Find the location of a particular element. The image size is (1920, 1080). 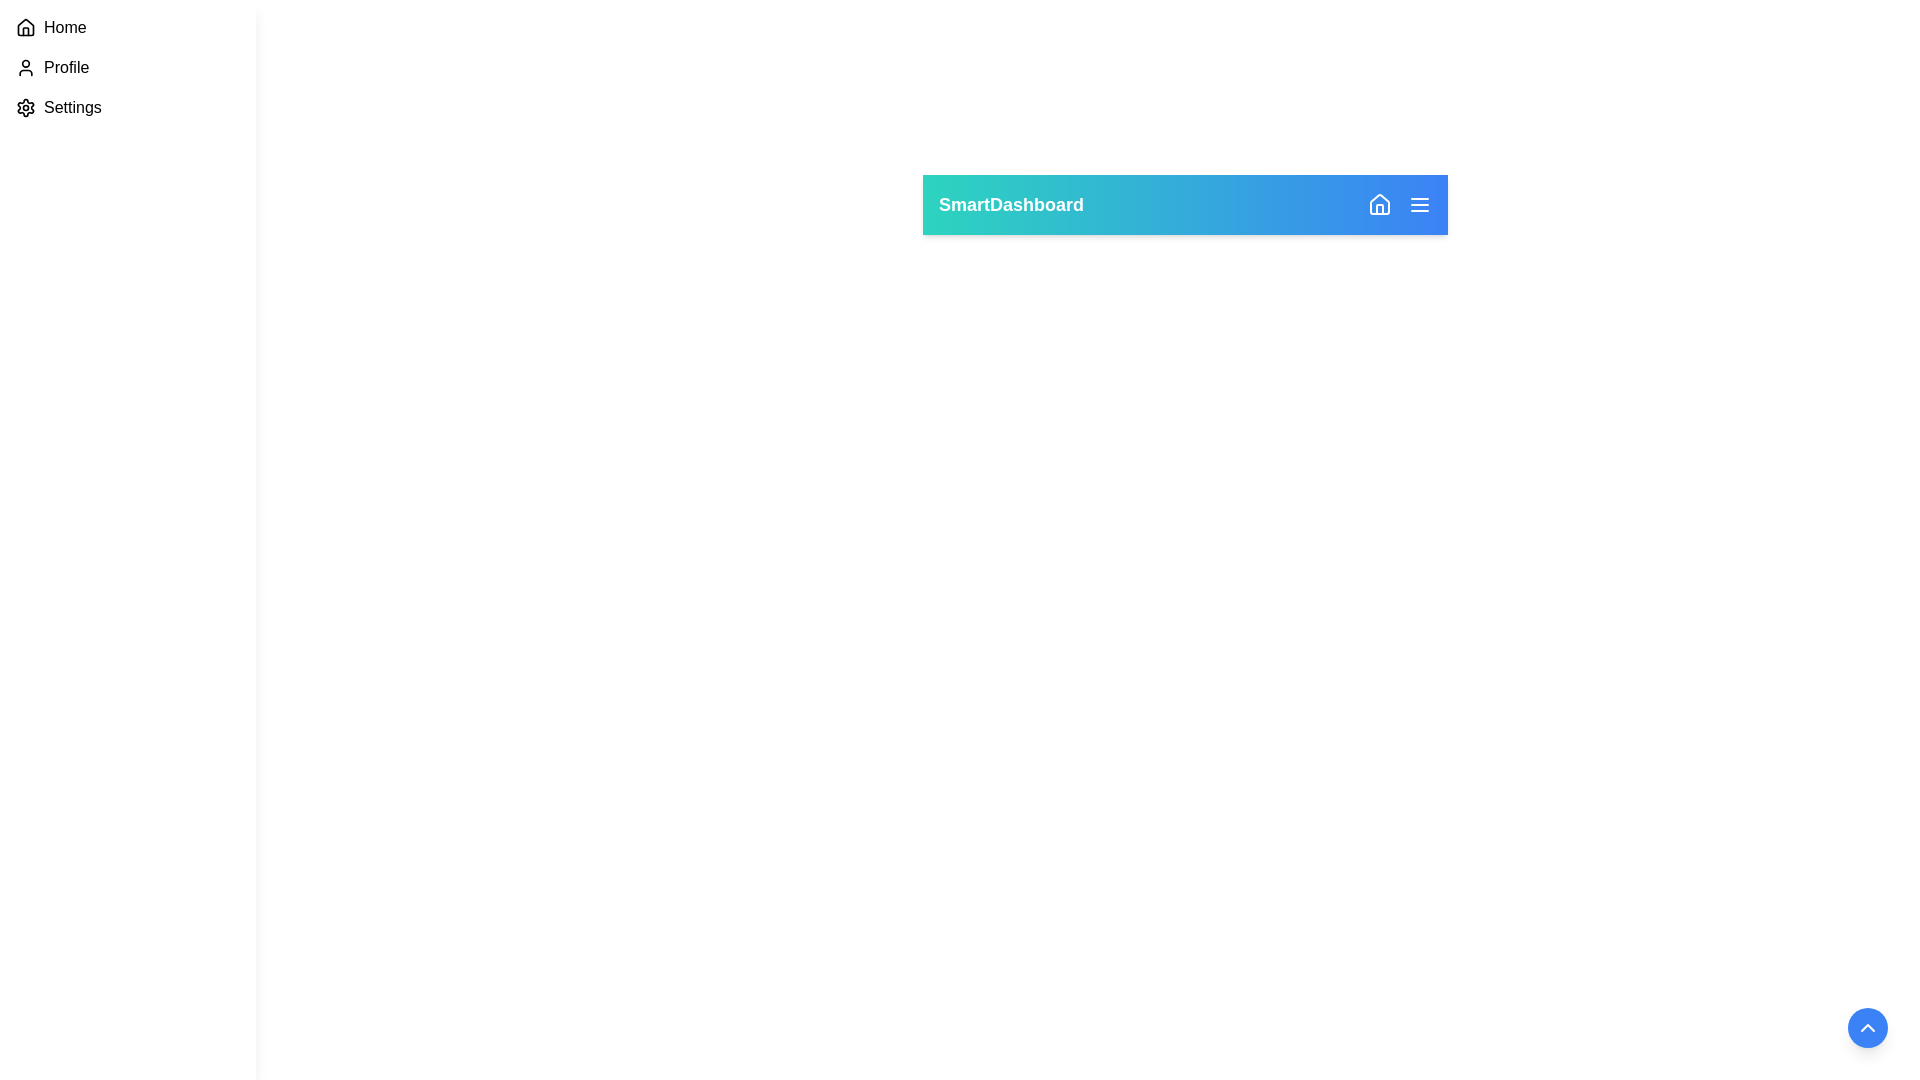

the 'Home' text label in the vertical navigation sidebar, which is located to the right of the house icon is located at coordinates (65, 27).